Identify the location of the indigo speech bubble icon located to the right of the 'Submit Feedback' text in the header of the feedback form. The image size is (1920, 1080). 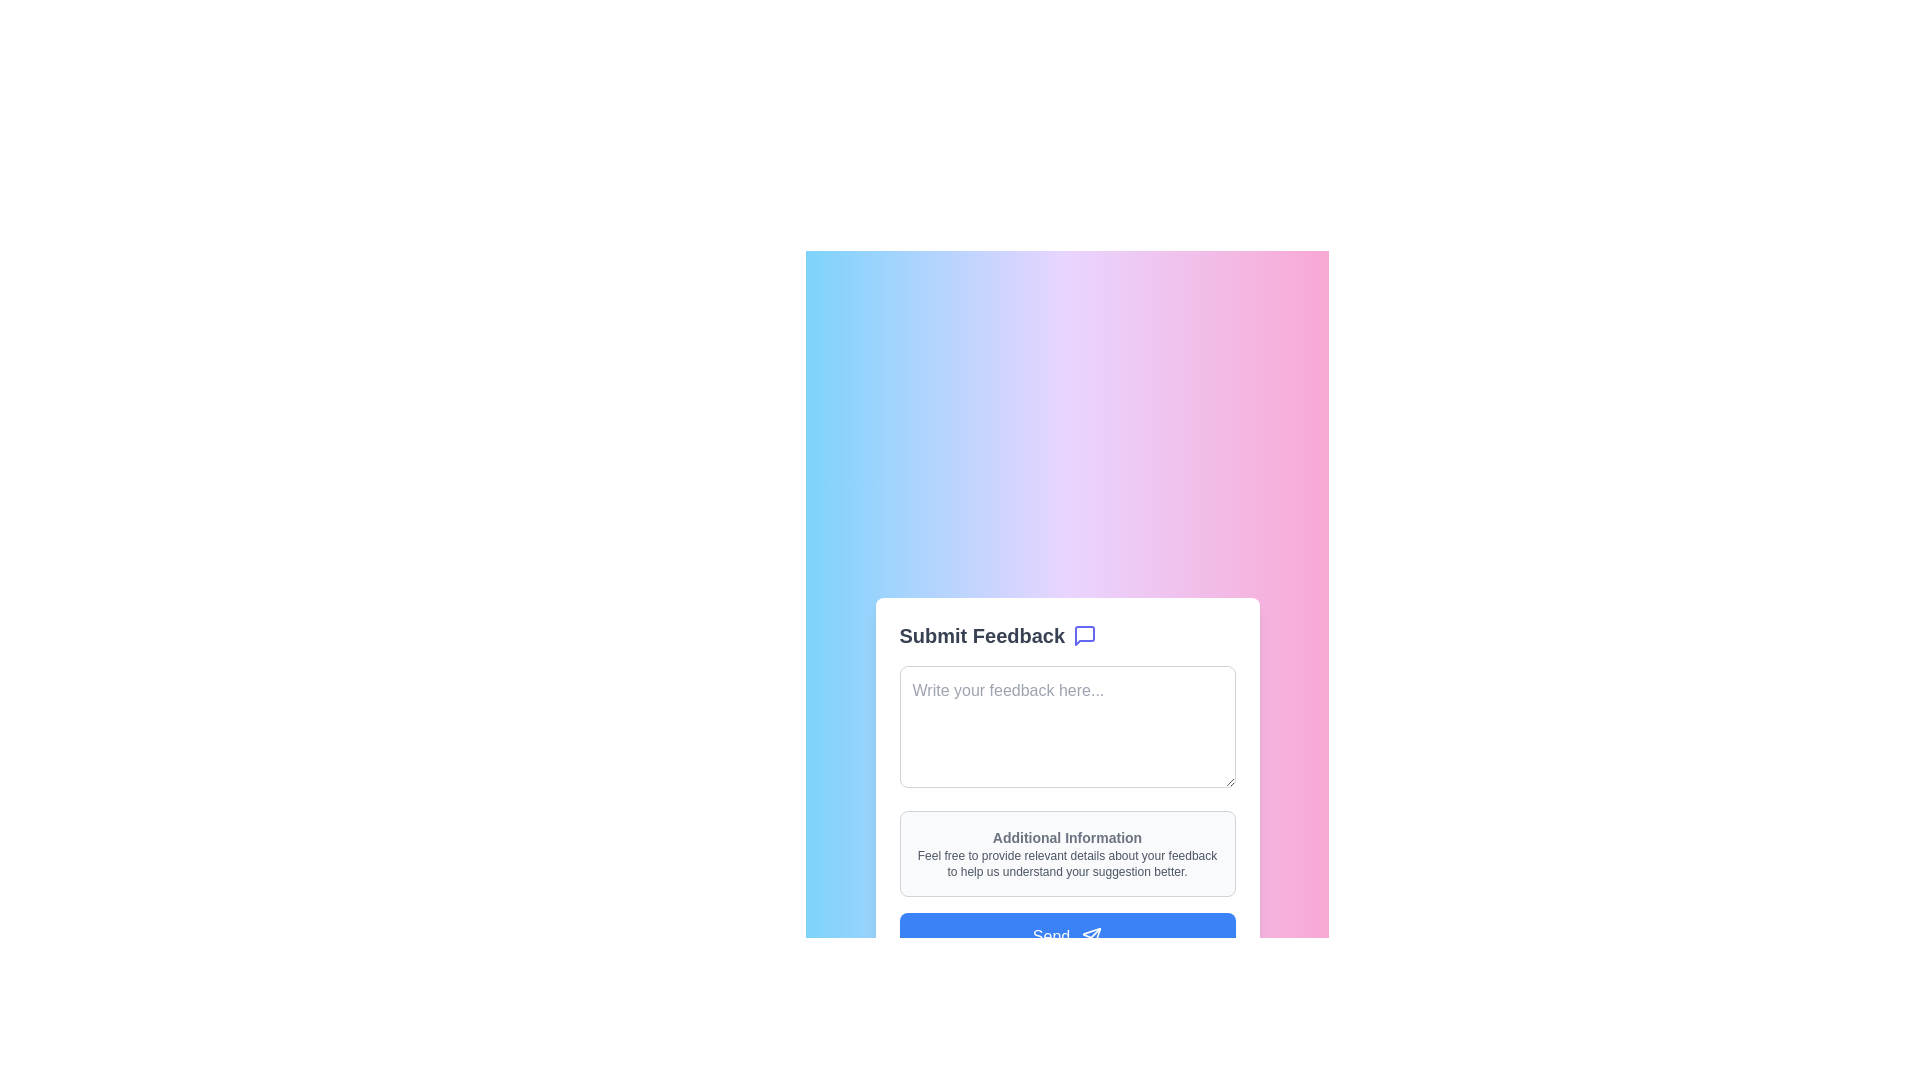
(1084, 635).